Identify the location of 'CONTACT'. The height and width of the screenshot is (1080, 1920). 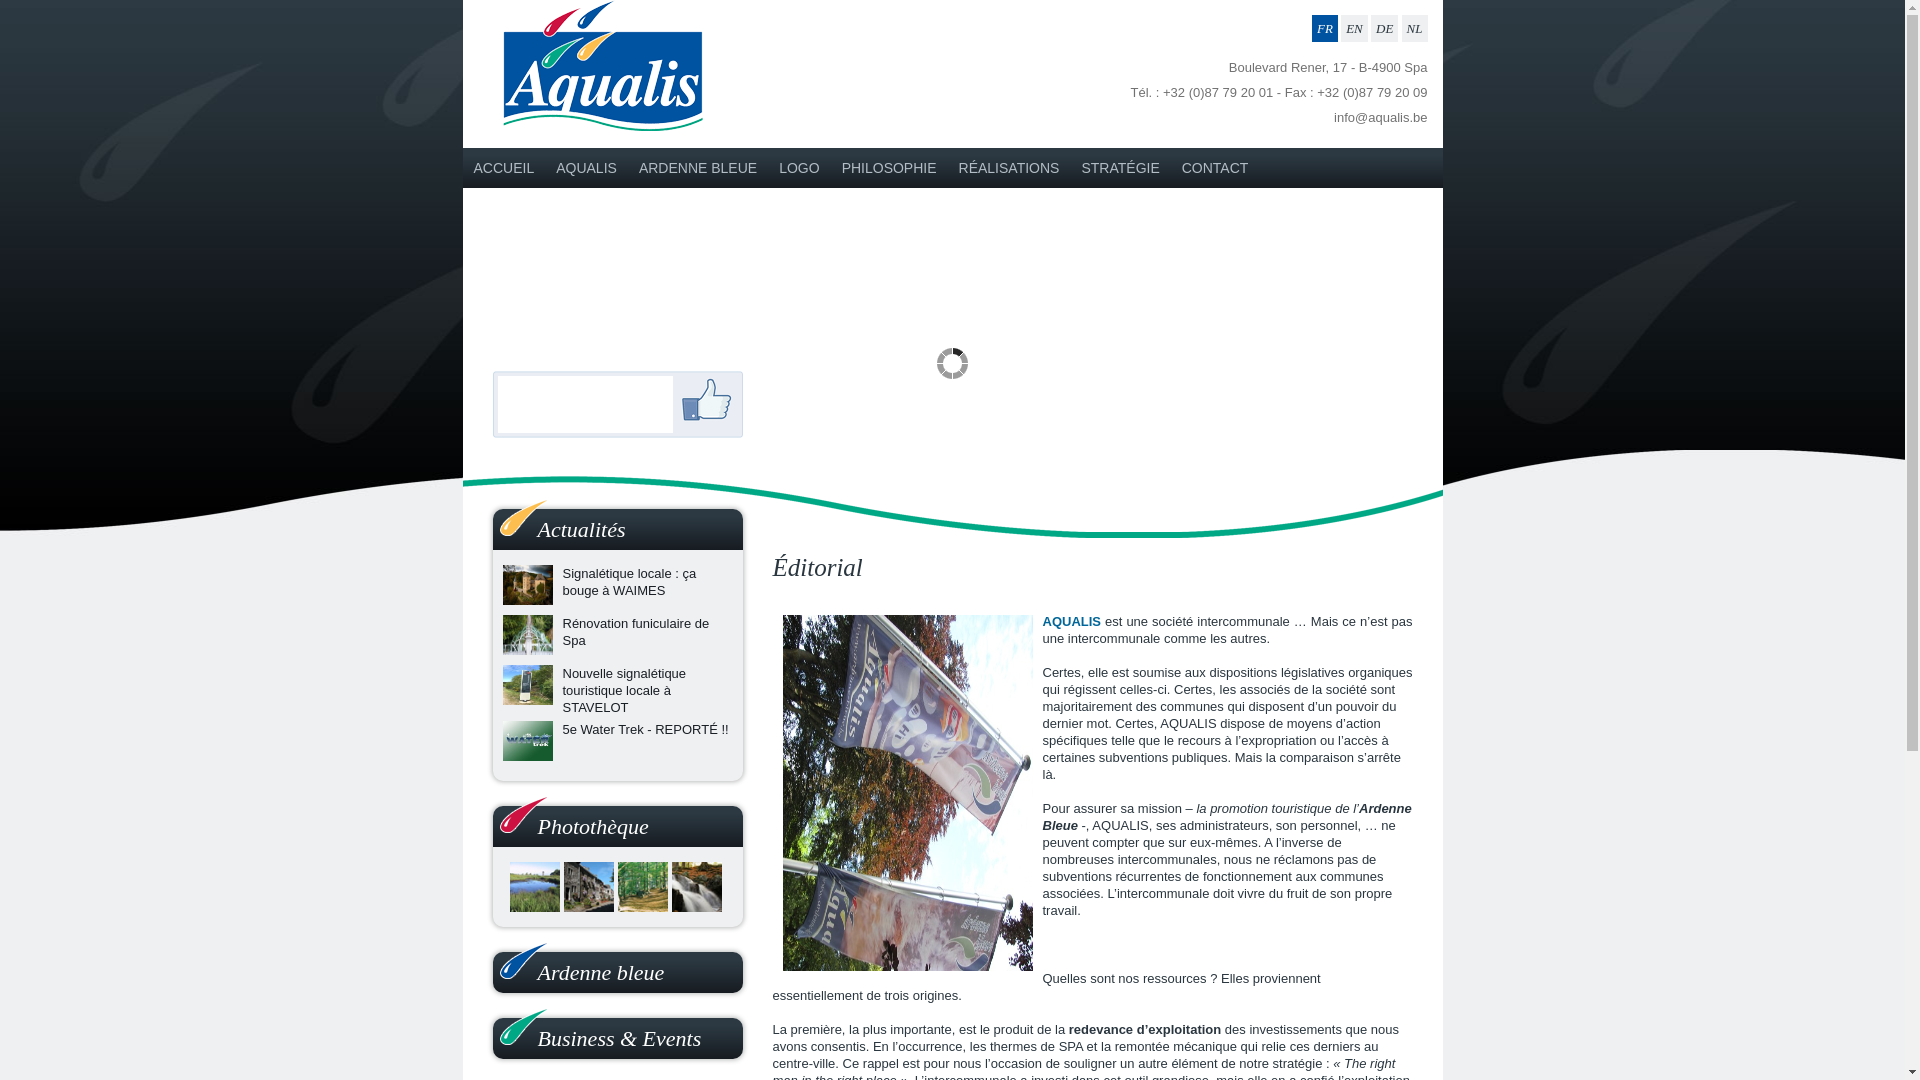
(1214, 167).